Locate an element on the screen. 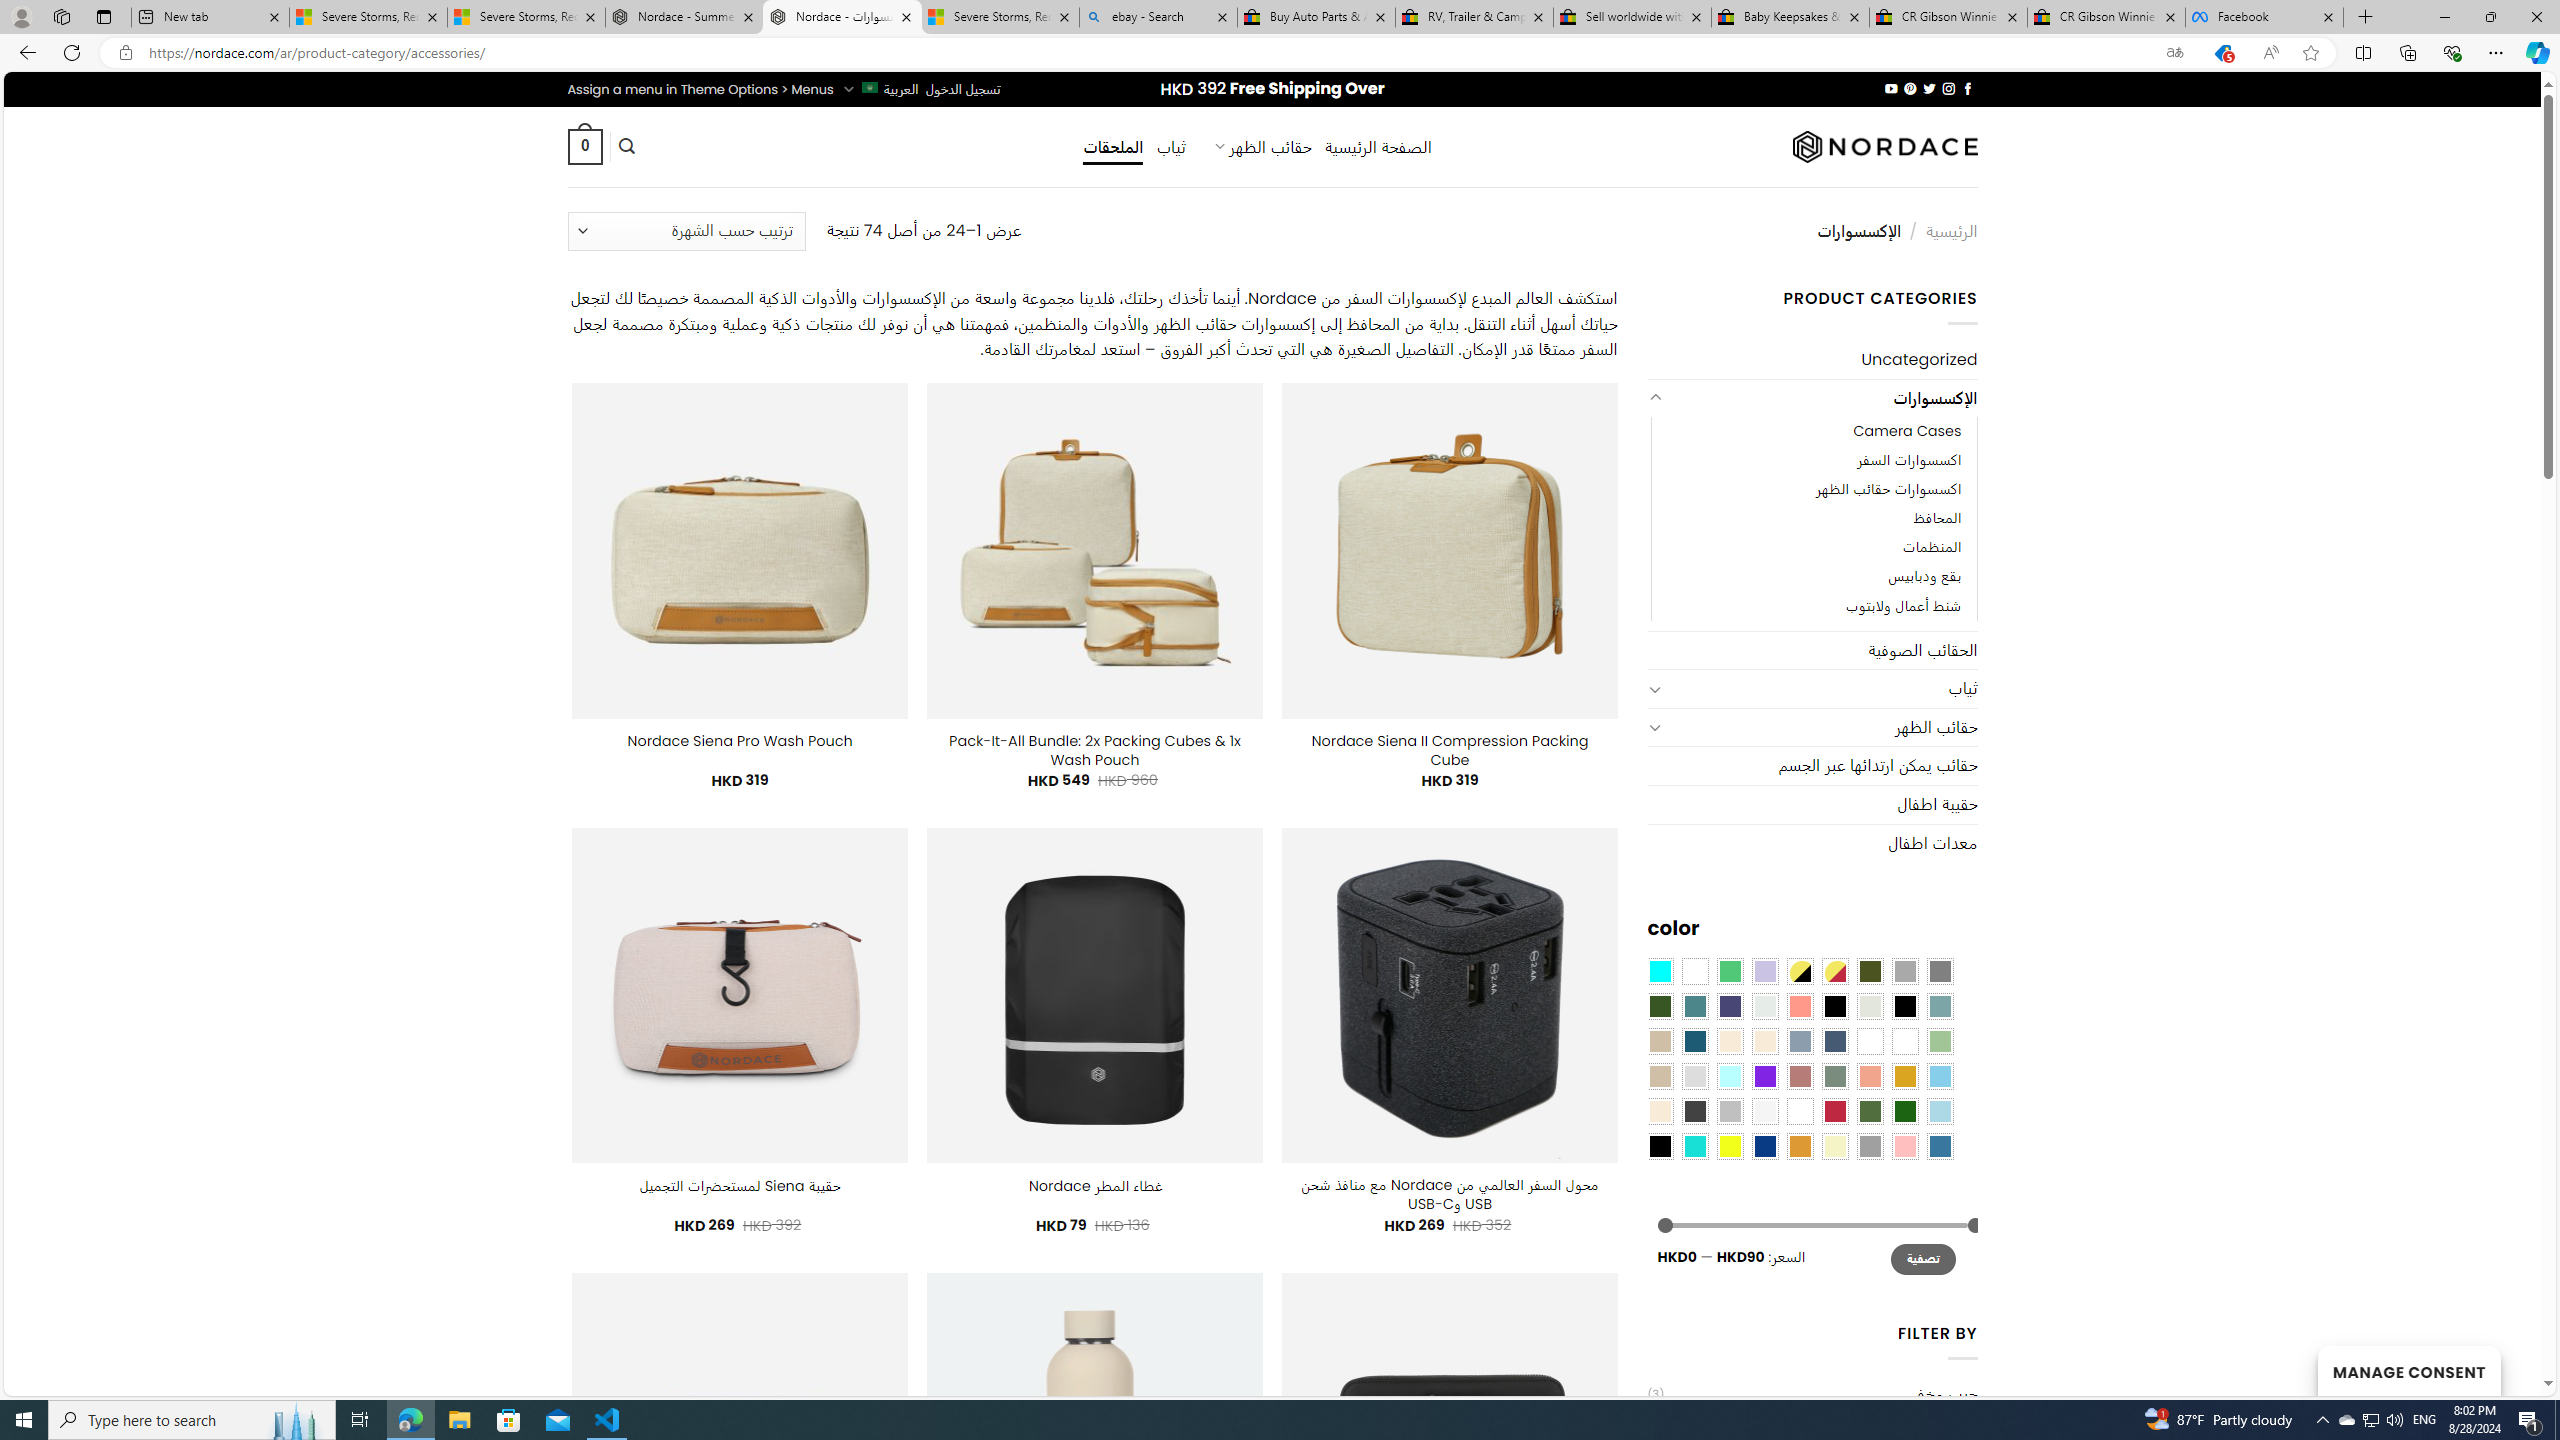 The width and height of the screenshot is (2560, 1440). 'This site has coupons! Shopping in Microsoft Edge, 5' is located at coordinates (2221, 53).